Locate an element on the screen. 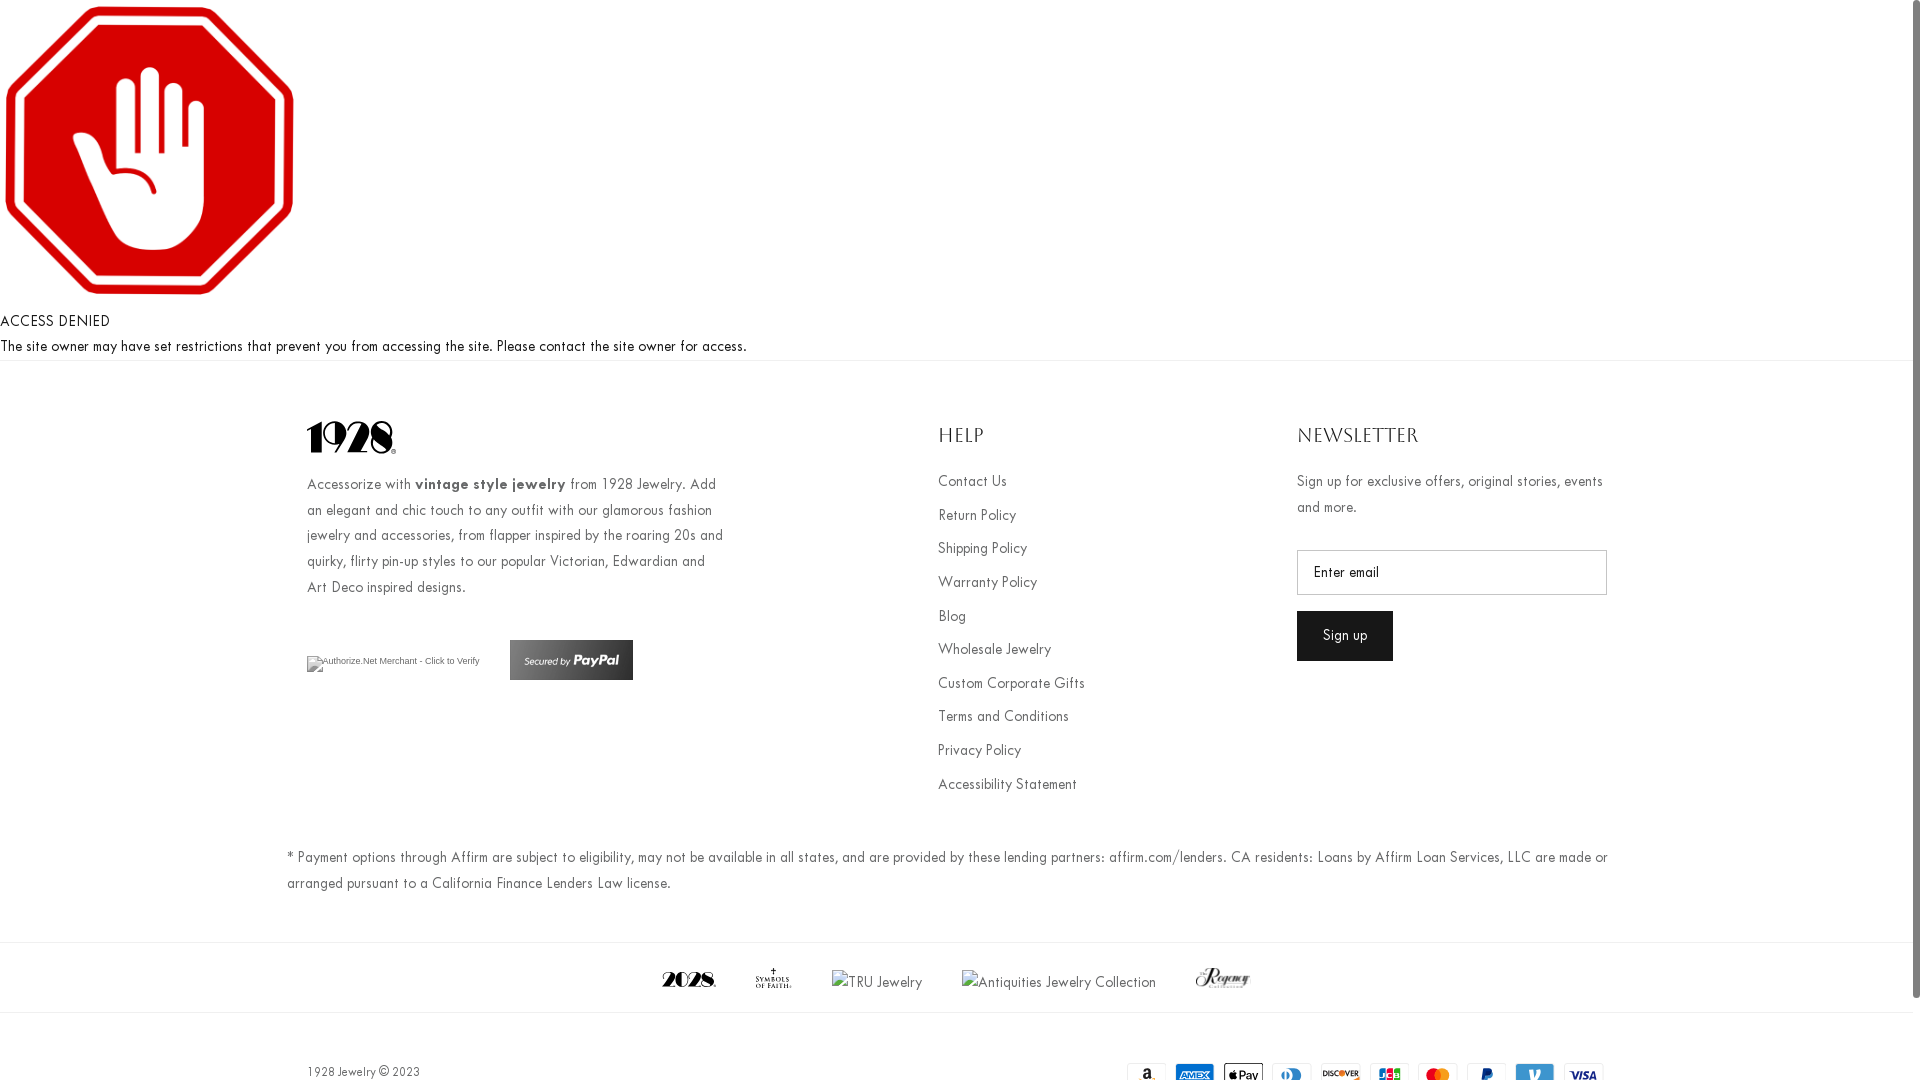  'Warranty Policy' is located at coordinates (987, 582).